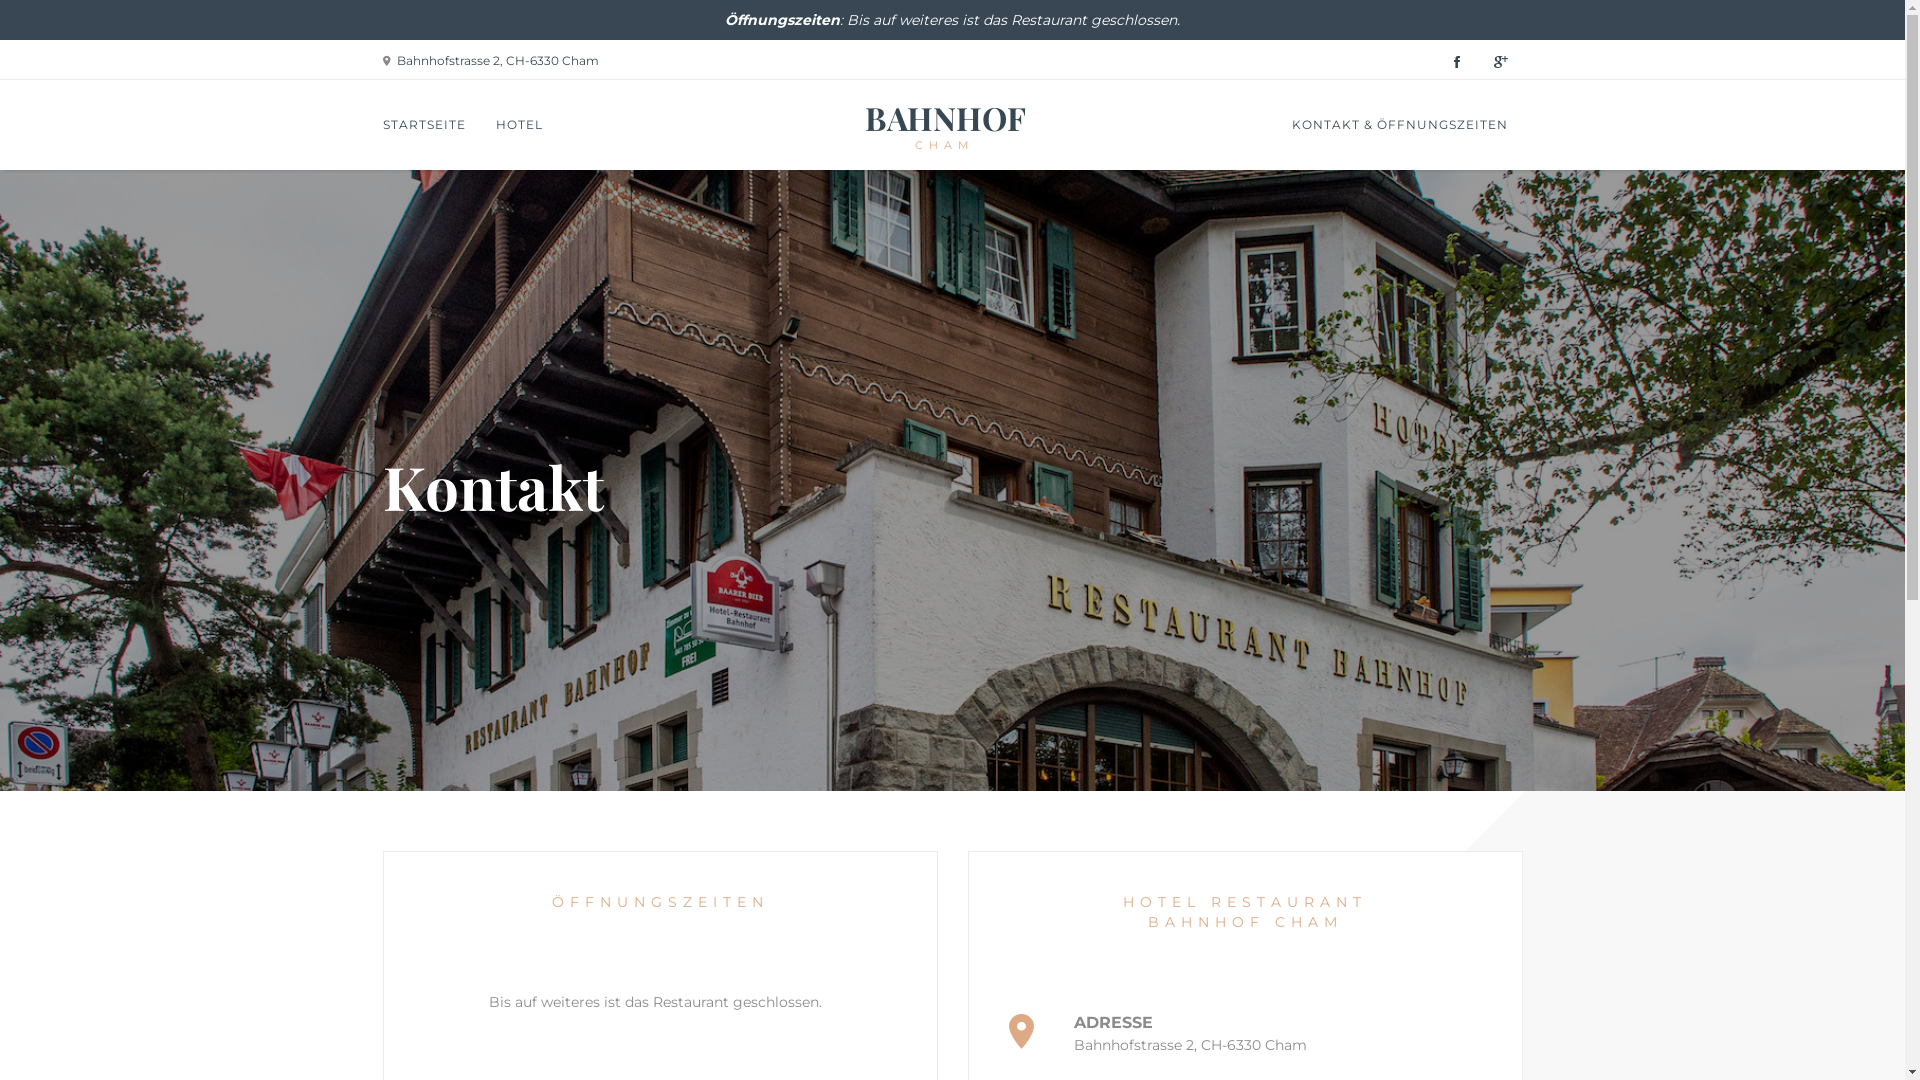 Image resolution: width=1920 pixels, height=1080 pixels. Describe the element at coordinates (423, 124) in the screenshot. I see `'STARTSEITE'` at that location.